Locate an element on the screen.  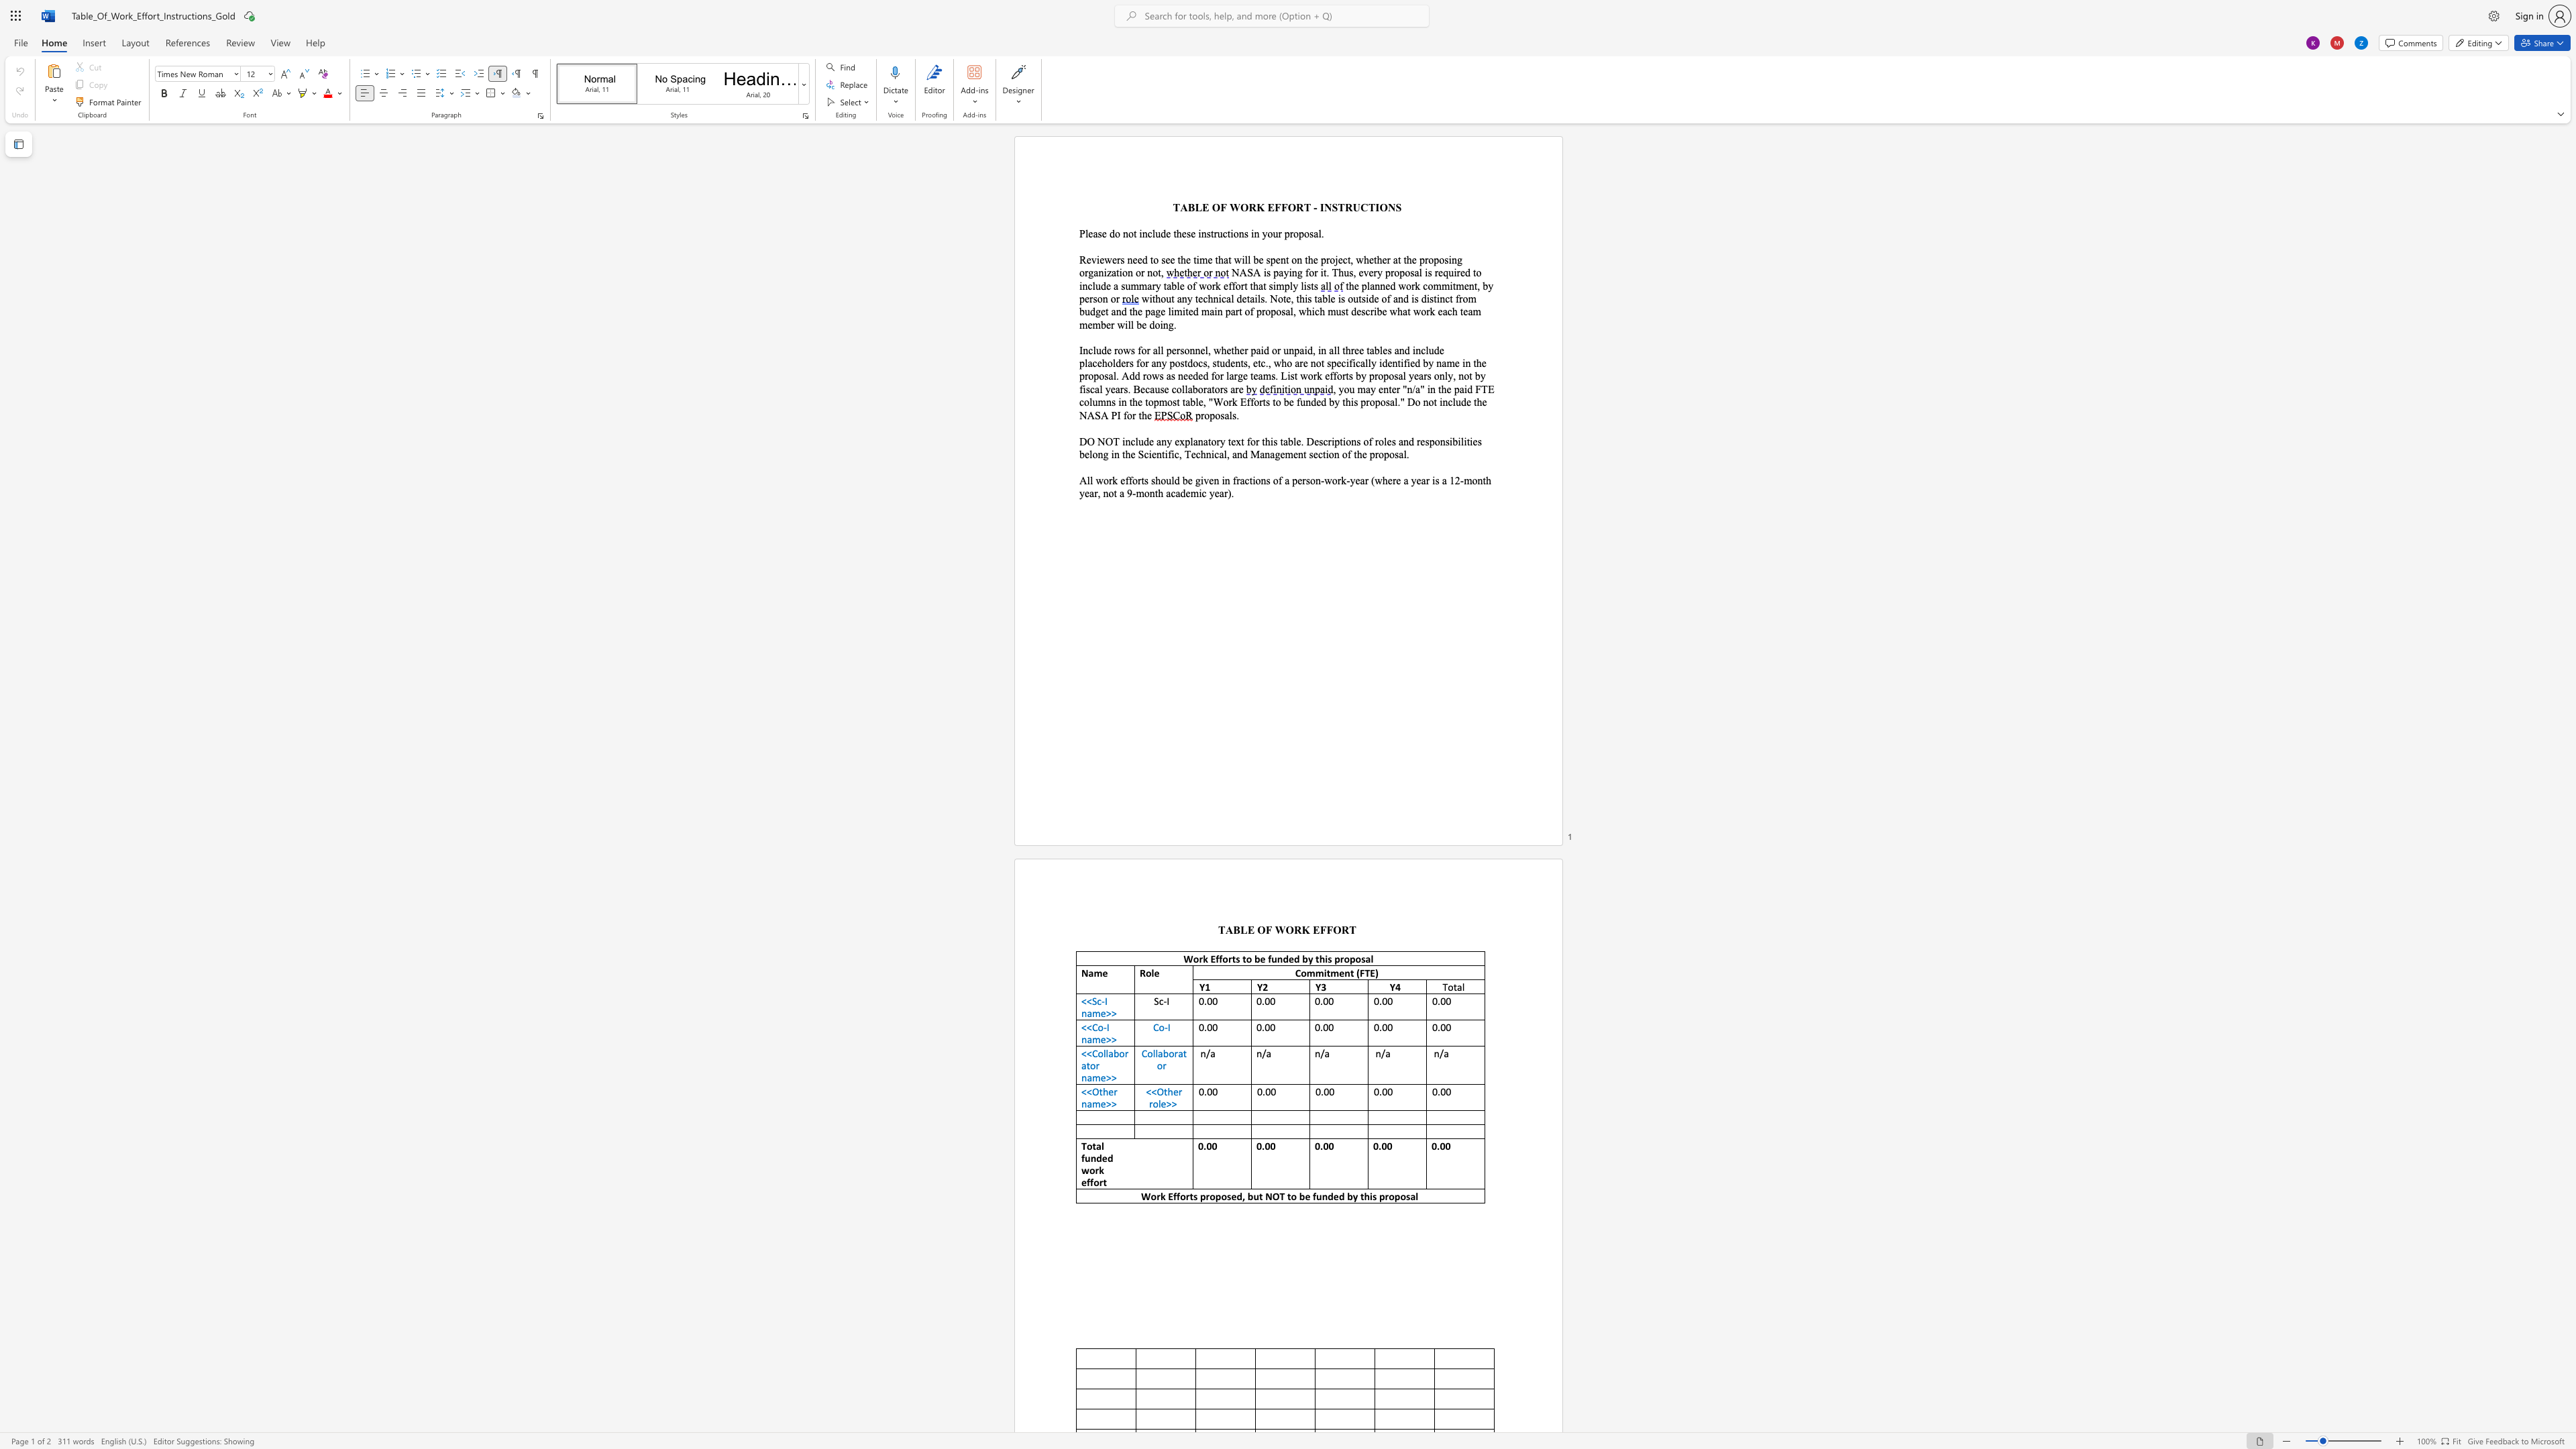
the 1th character "o" in the text is located at coordinates (1408, 284).